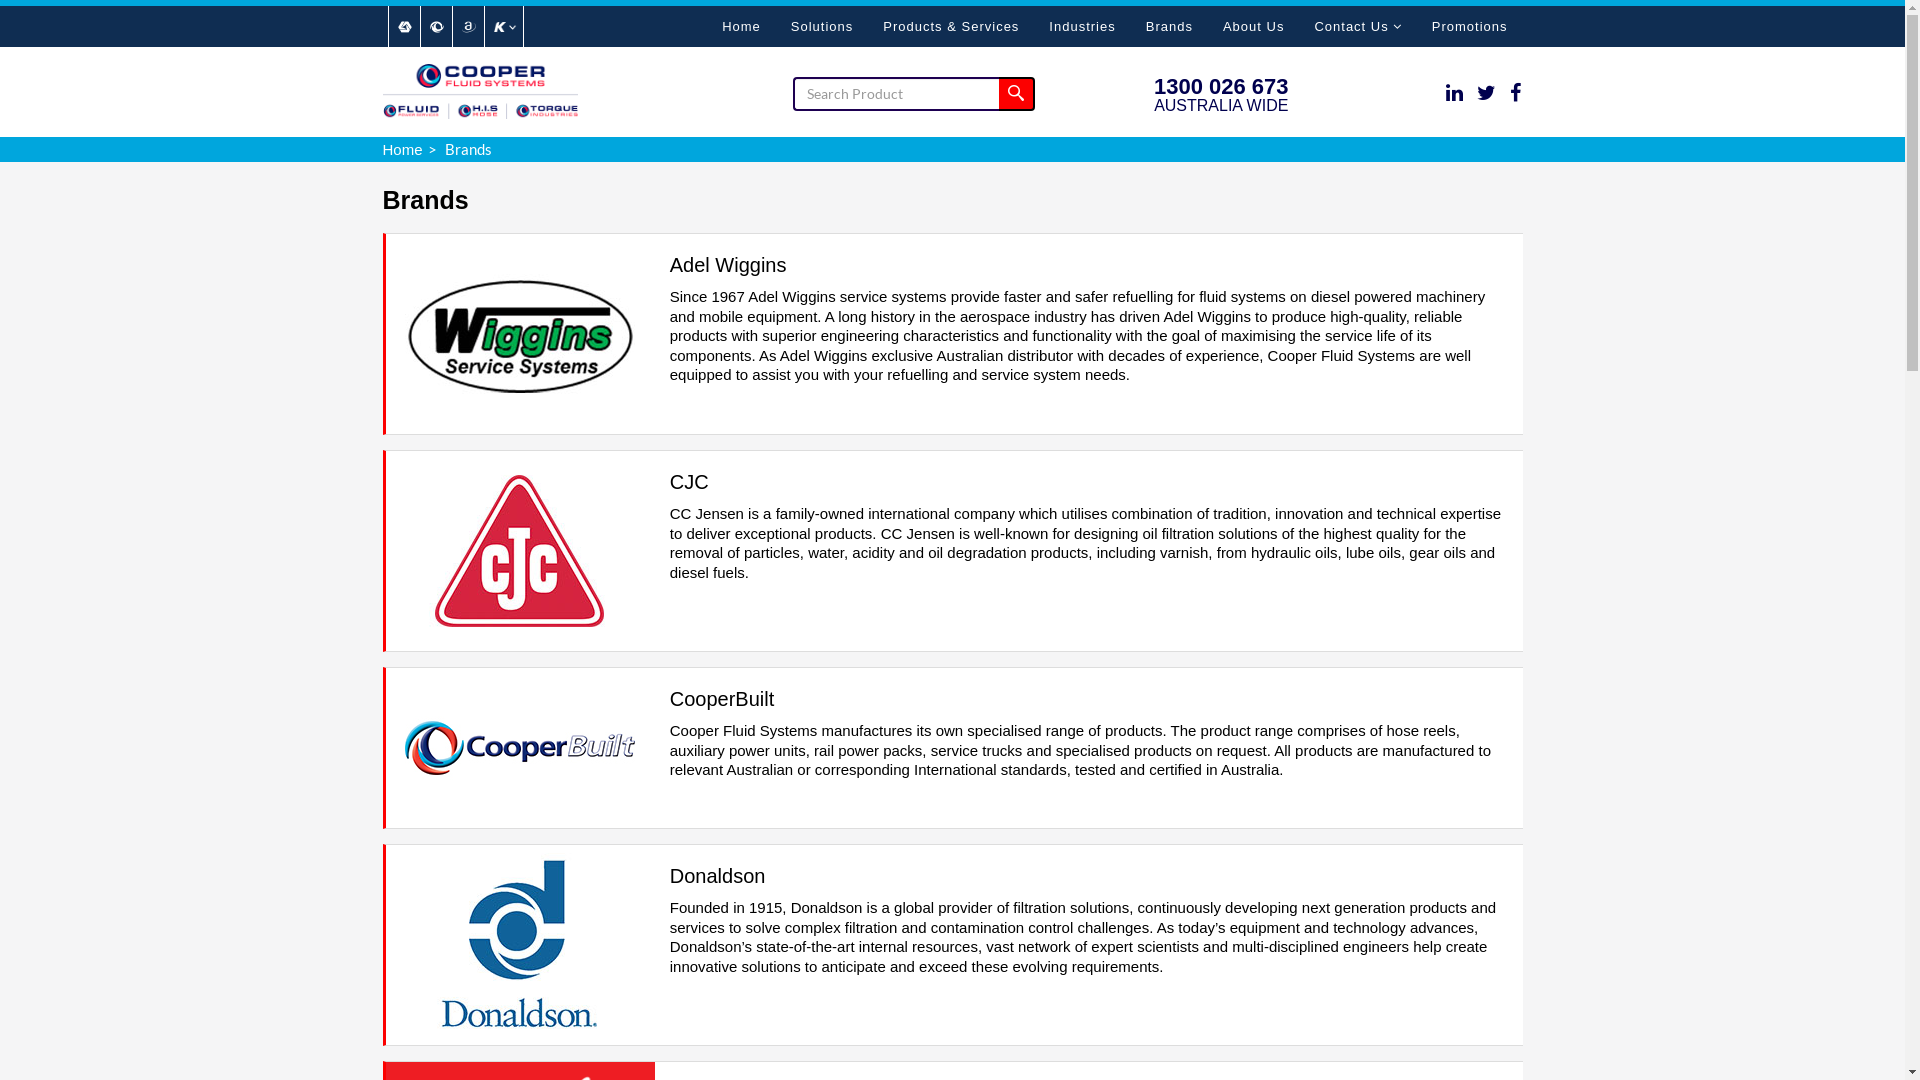  Describe the element at coordinates (1169, 26) in the screenshot. I see `'Brands'` at that location.